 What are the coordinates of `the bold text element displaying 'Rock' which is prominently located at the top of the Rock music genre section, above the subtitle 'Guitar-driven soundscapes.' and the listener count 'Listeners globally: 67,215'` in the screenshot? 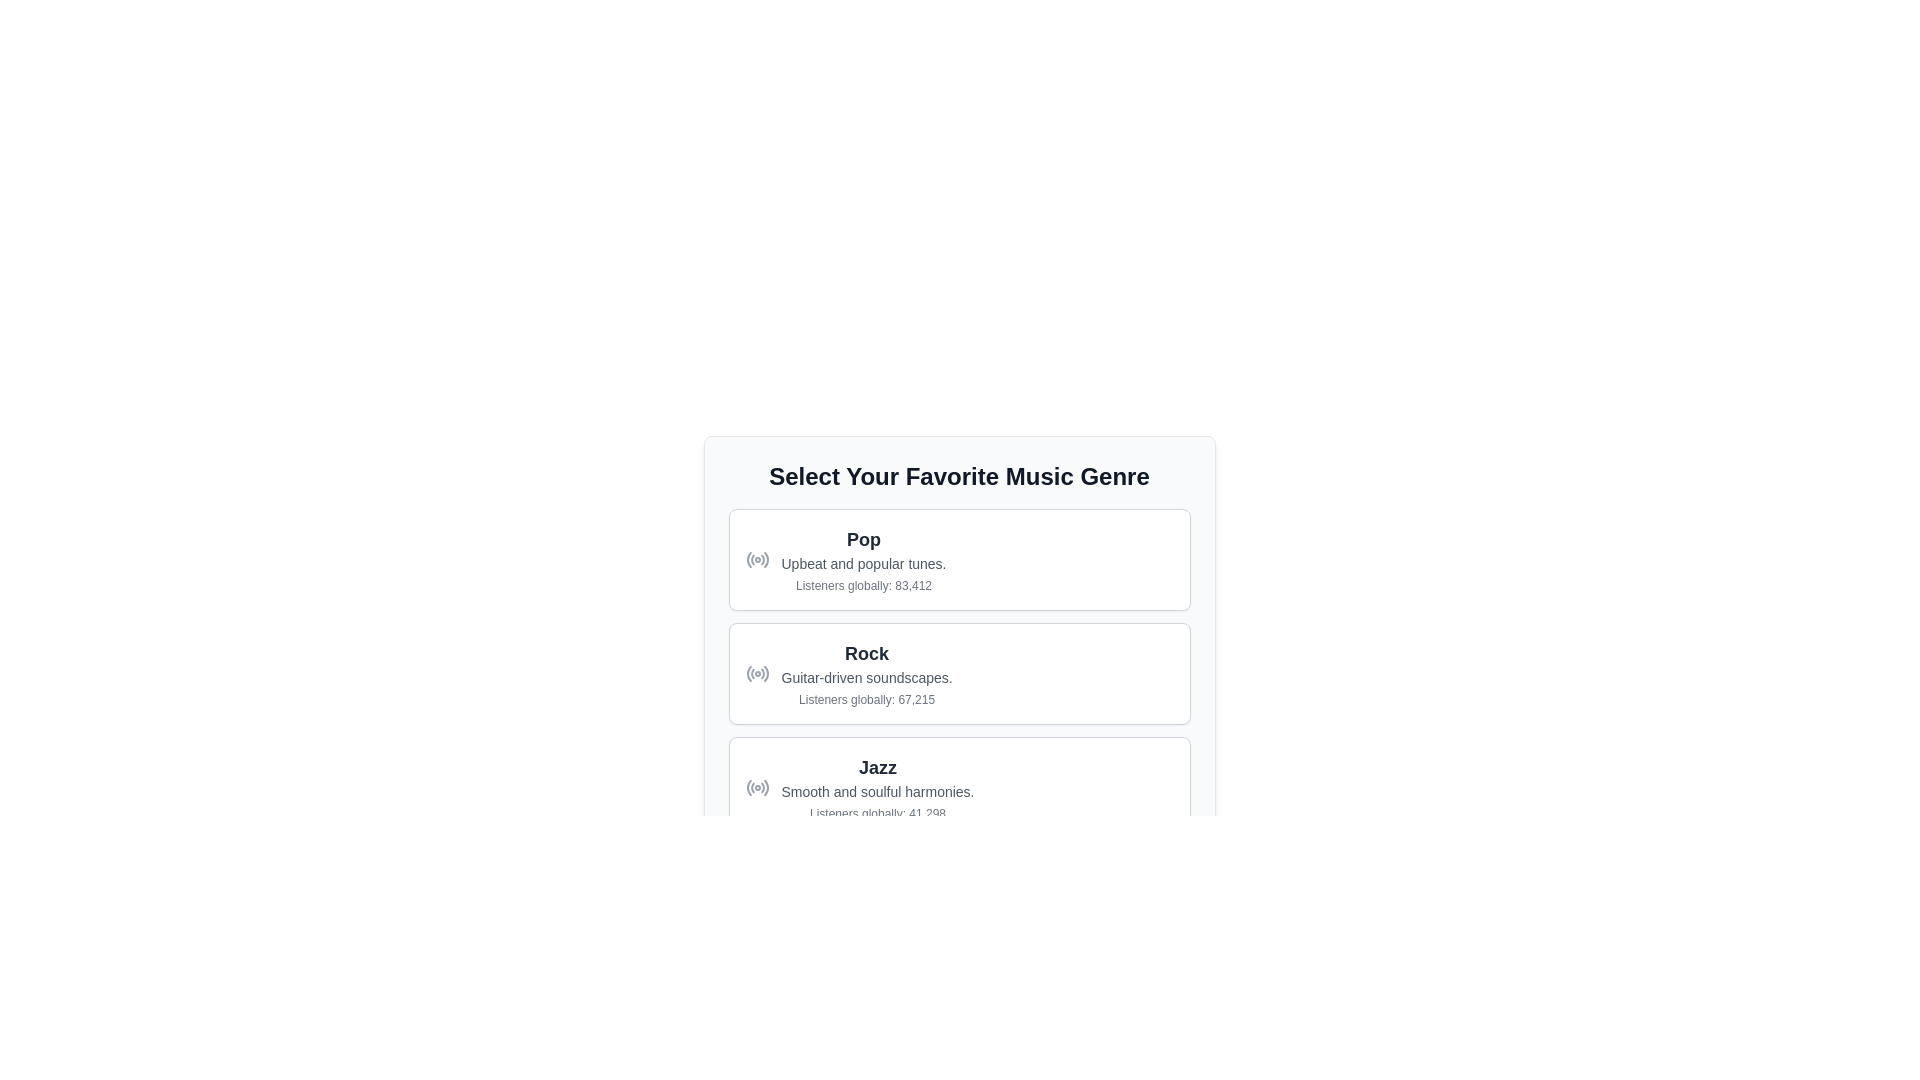 It's located at (867, 654).